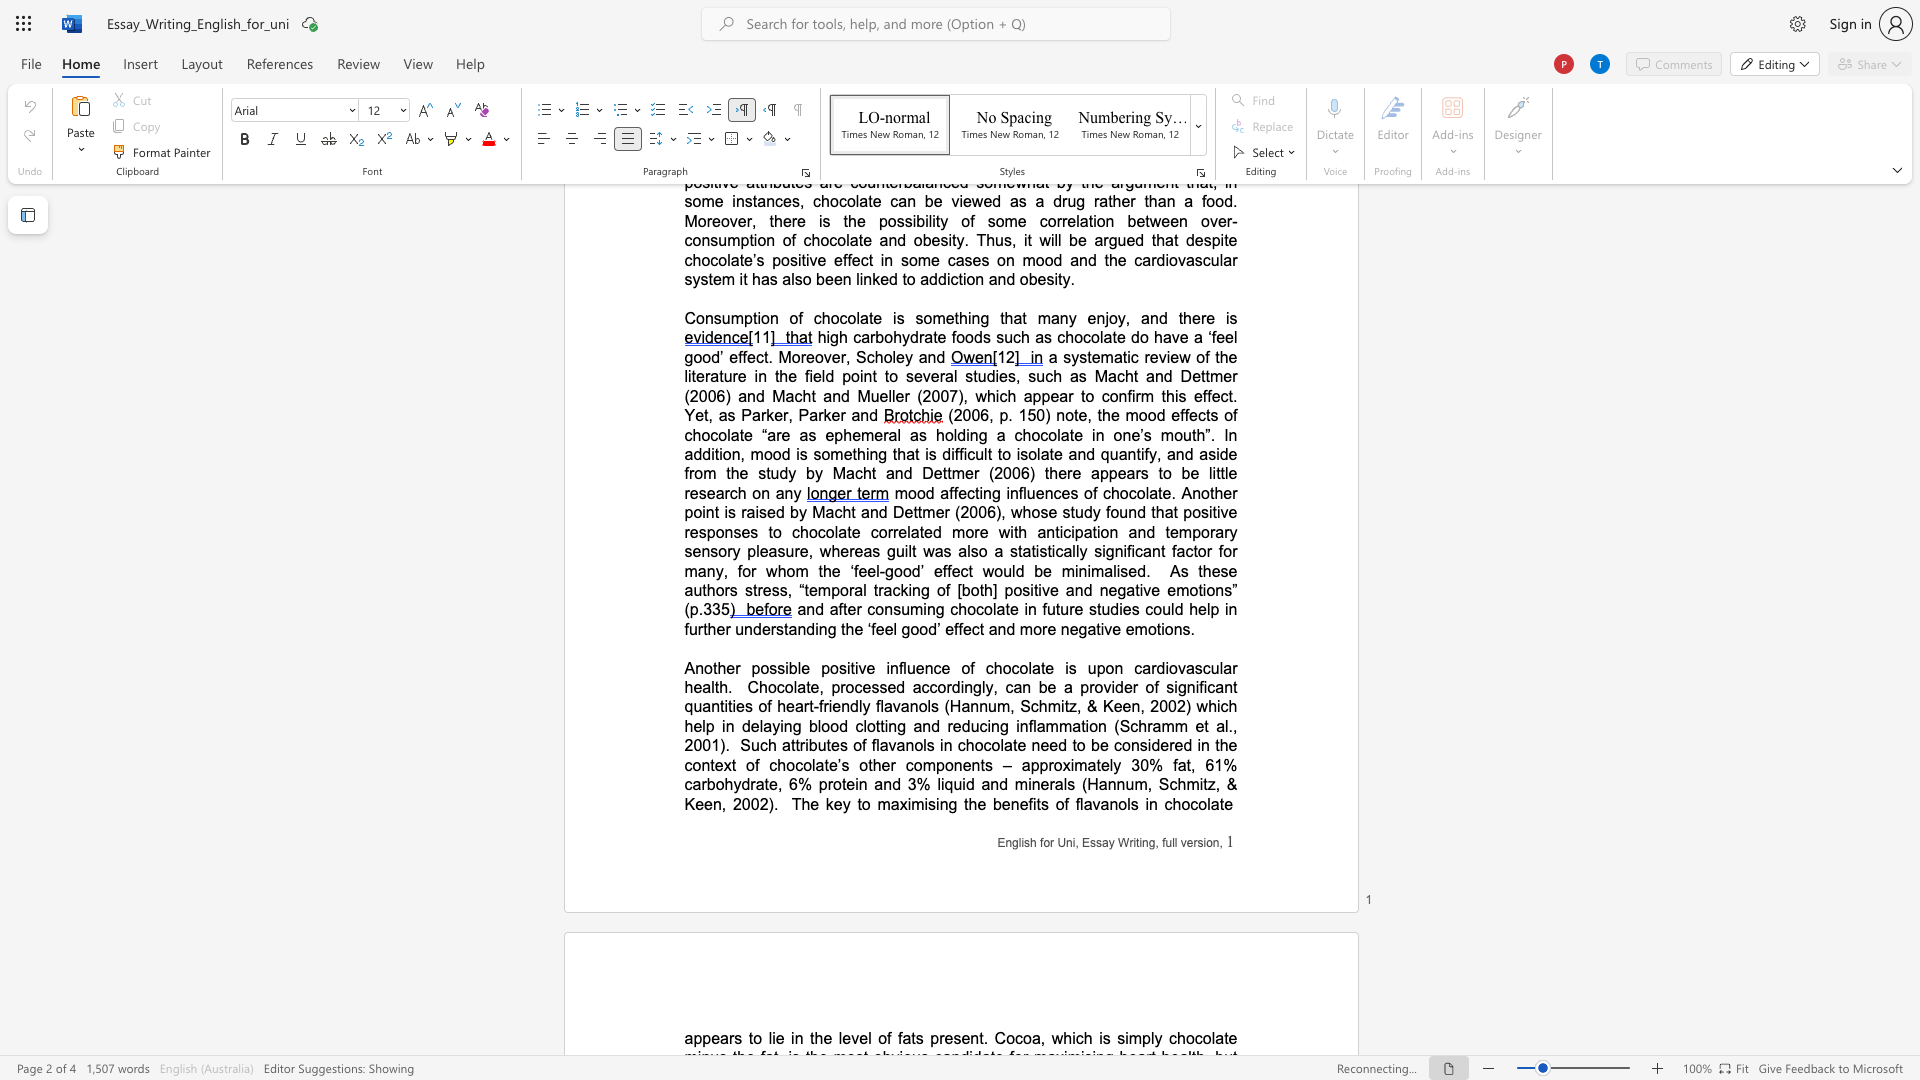 This screenshot has height=1080, width=1920. Describe the element at coordinates (1086, 628) in the screenshot. I see `the space between the continuous character "g" and "a" in the text` at that location.